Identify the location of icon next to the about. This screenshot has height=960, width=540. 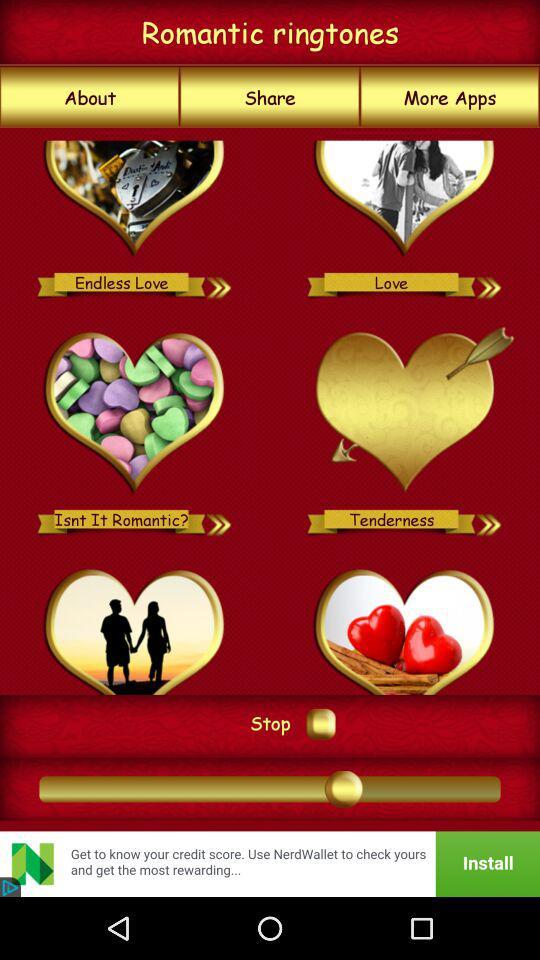
(270, 97).